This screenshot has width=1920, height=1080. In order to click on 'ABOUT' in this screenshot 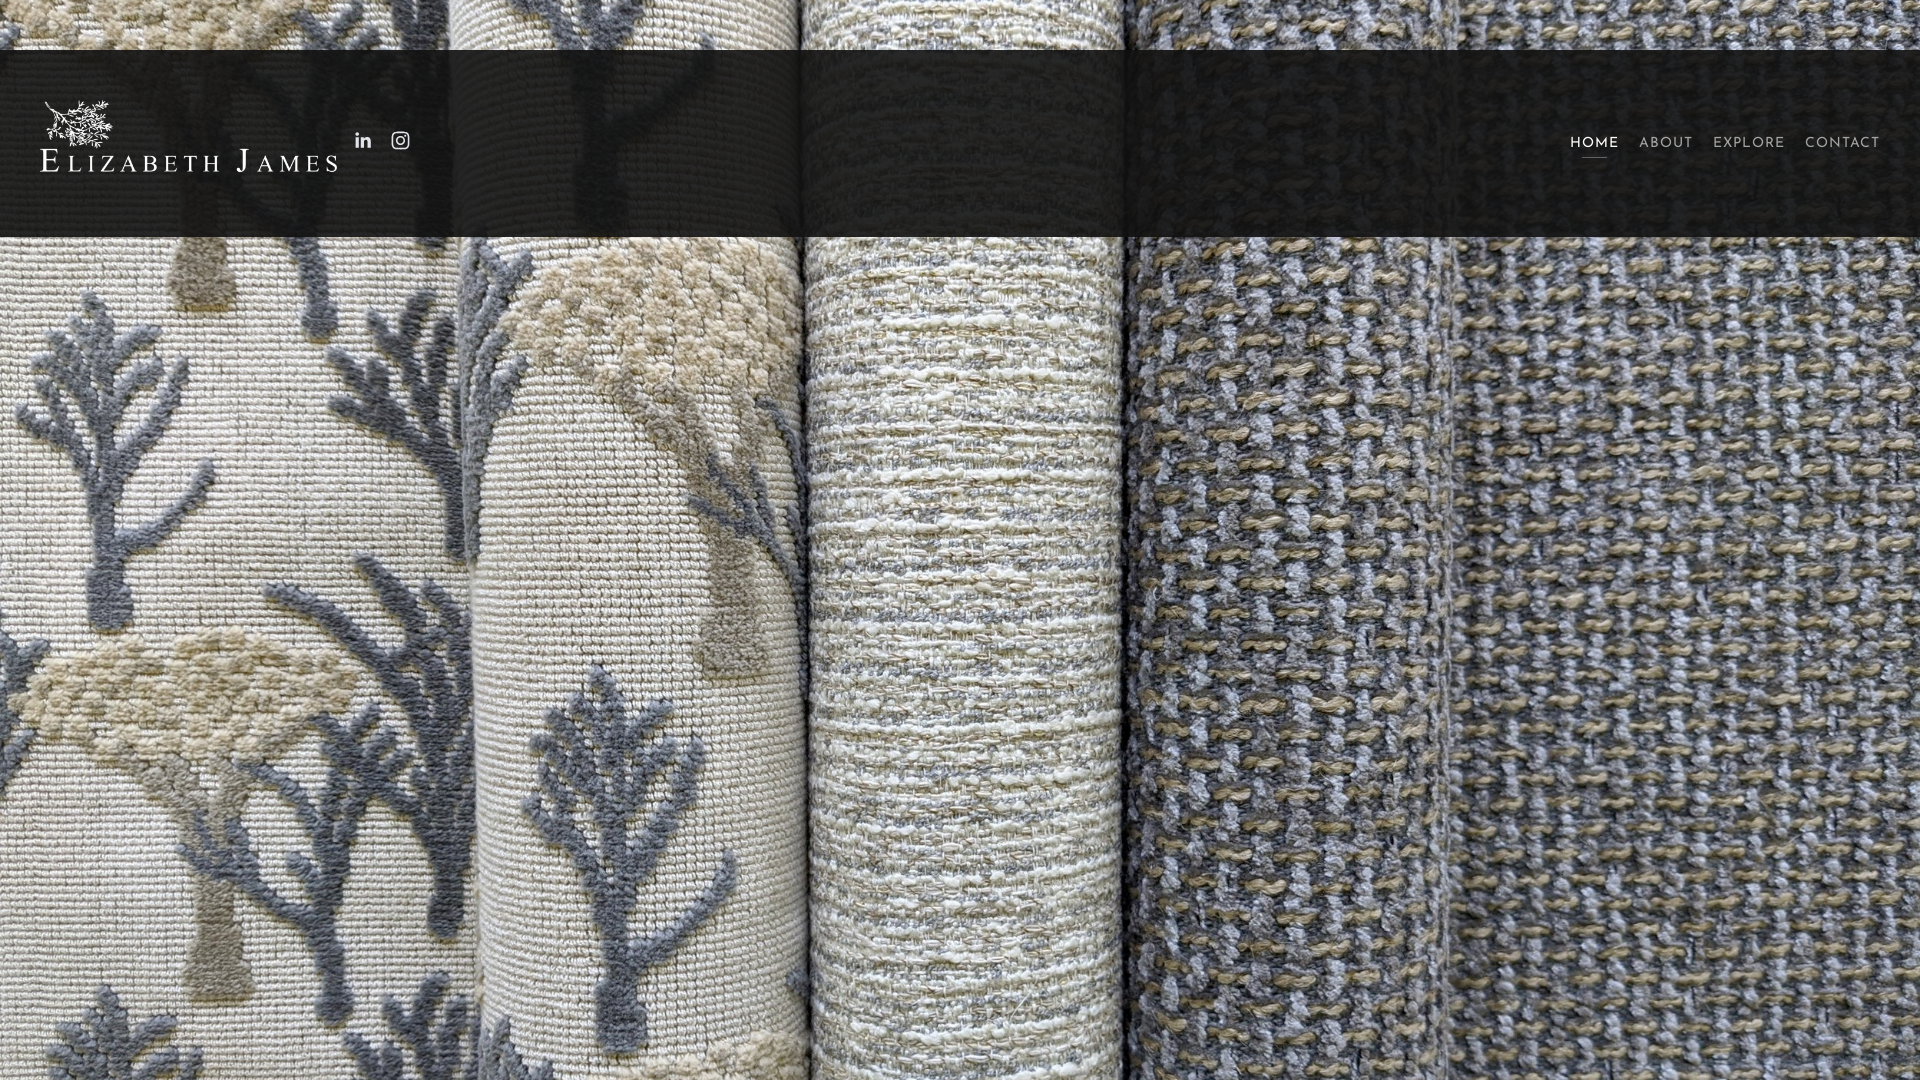, I will do `click(1665, 142)`.